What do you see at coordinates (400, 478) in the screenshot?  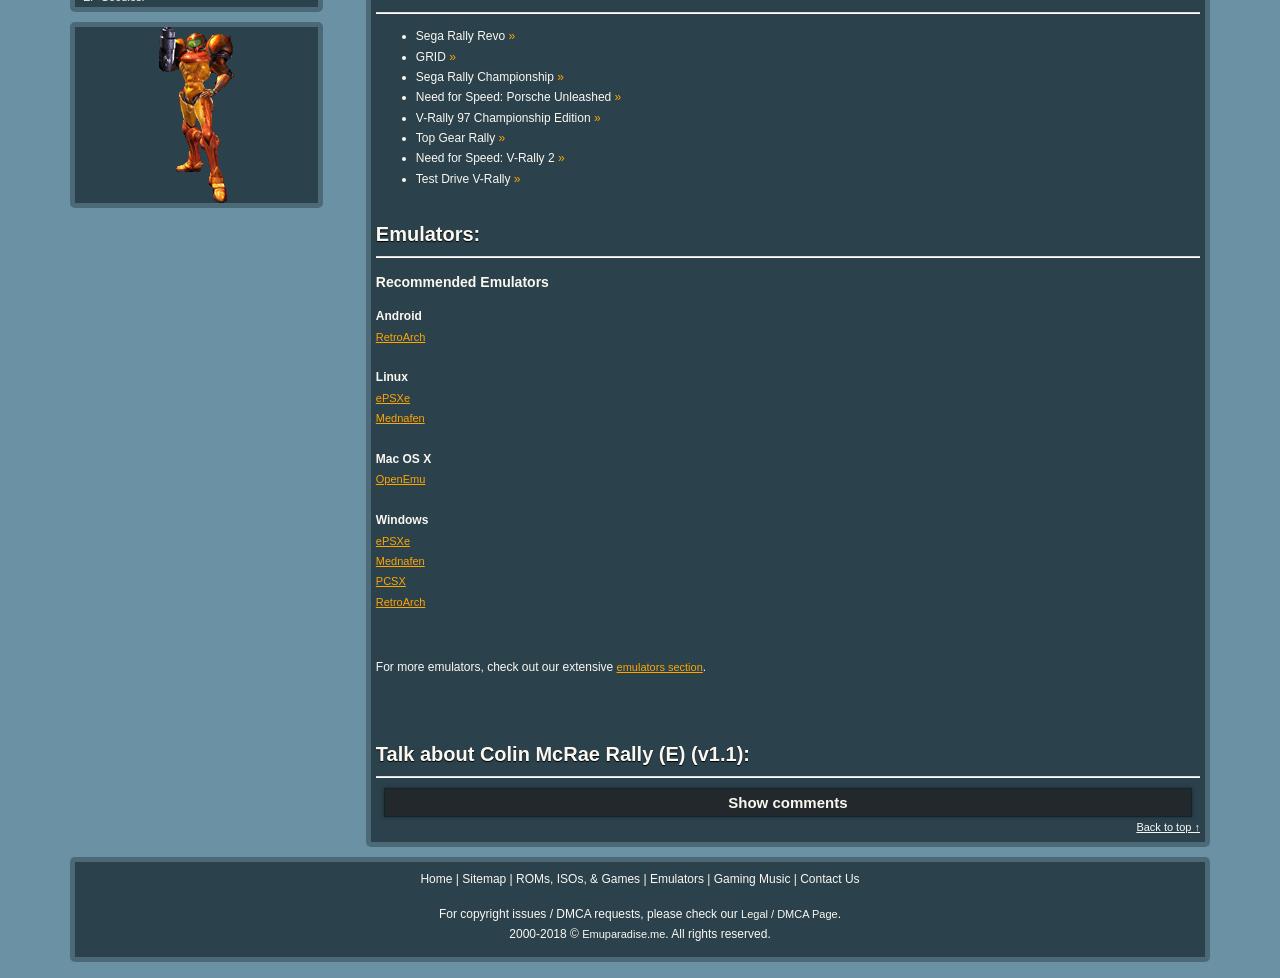 I see `'OpenEmu'` at bounding box center [400, 478].